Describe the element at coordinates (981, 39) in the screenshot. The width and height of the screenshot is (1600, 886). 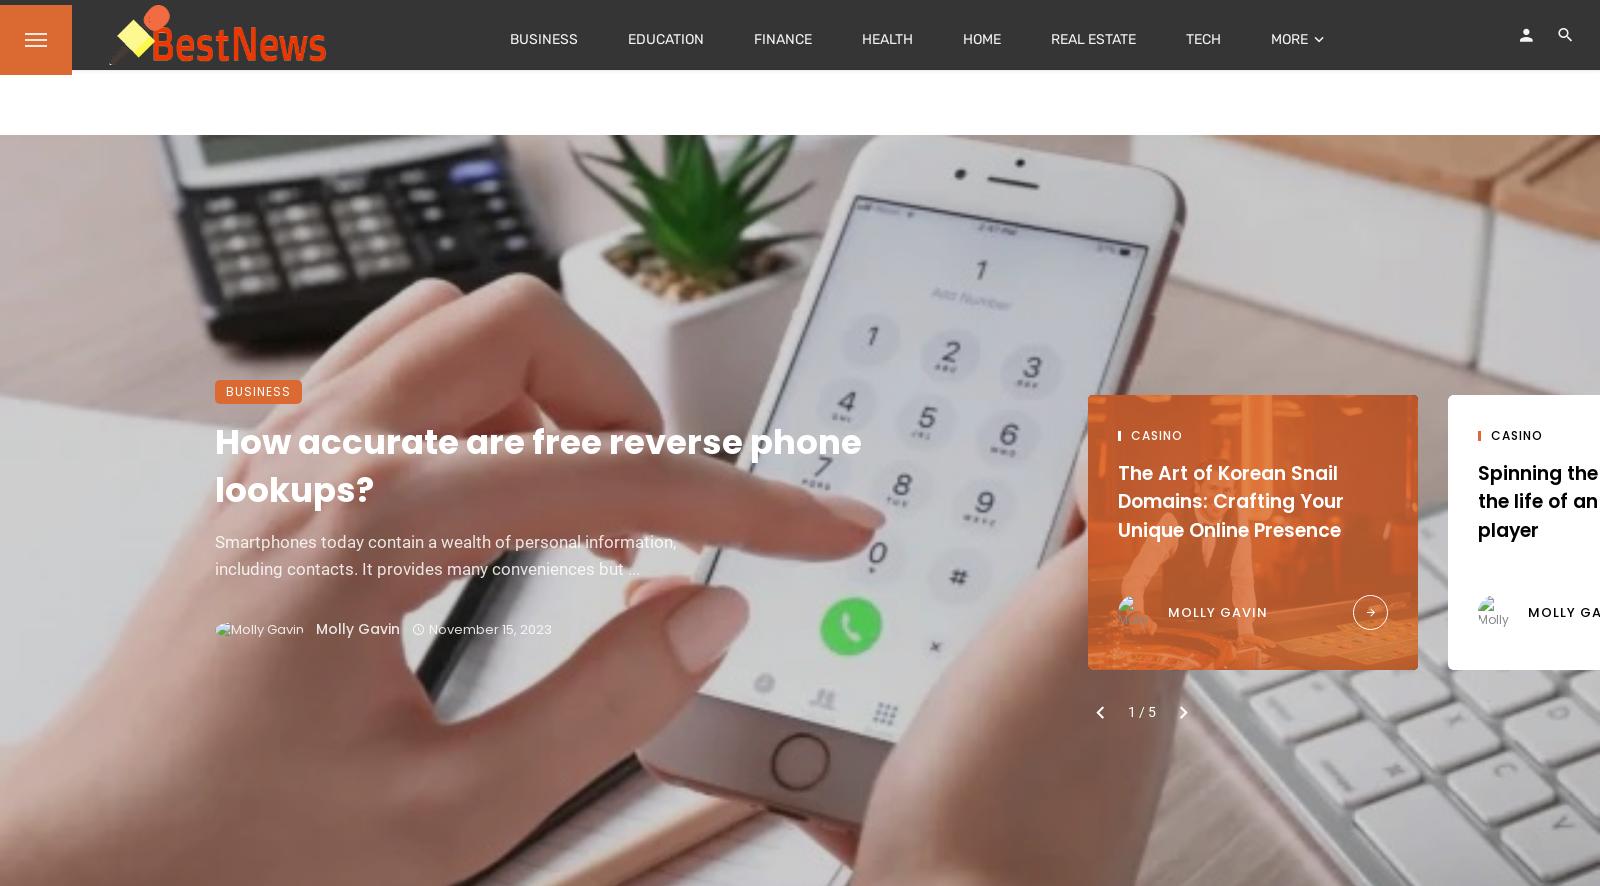
I see `'Home'` at that location.